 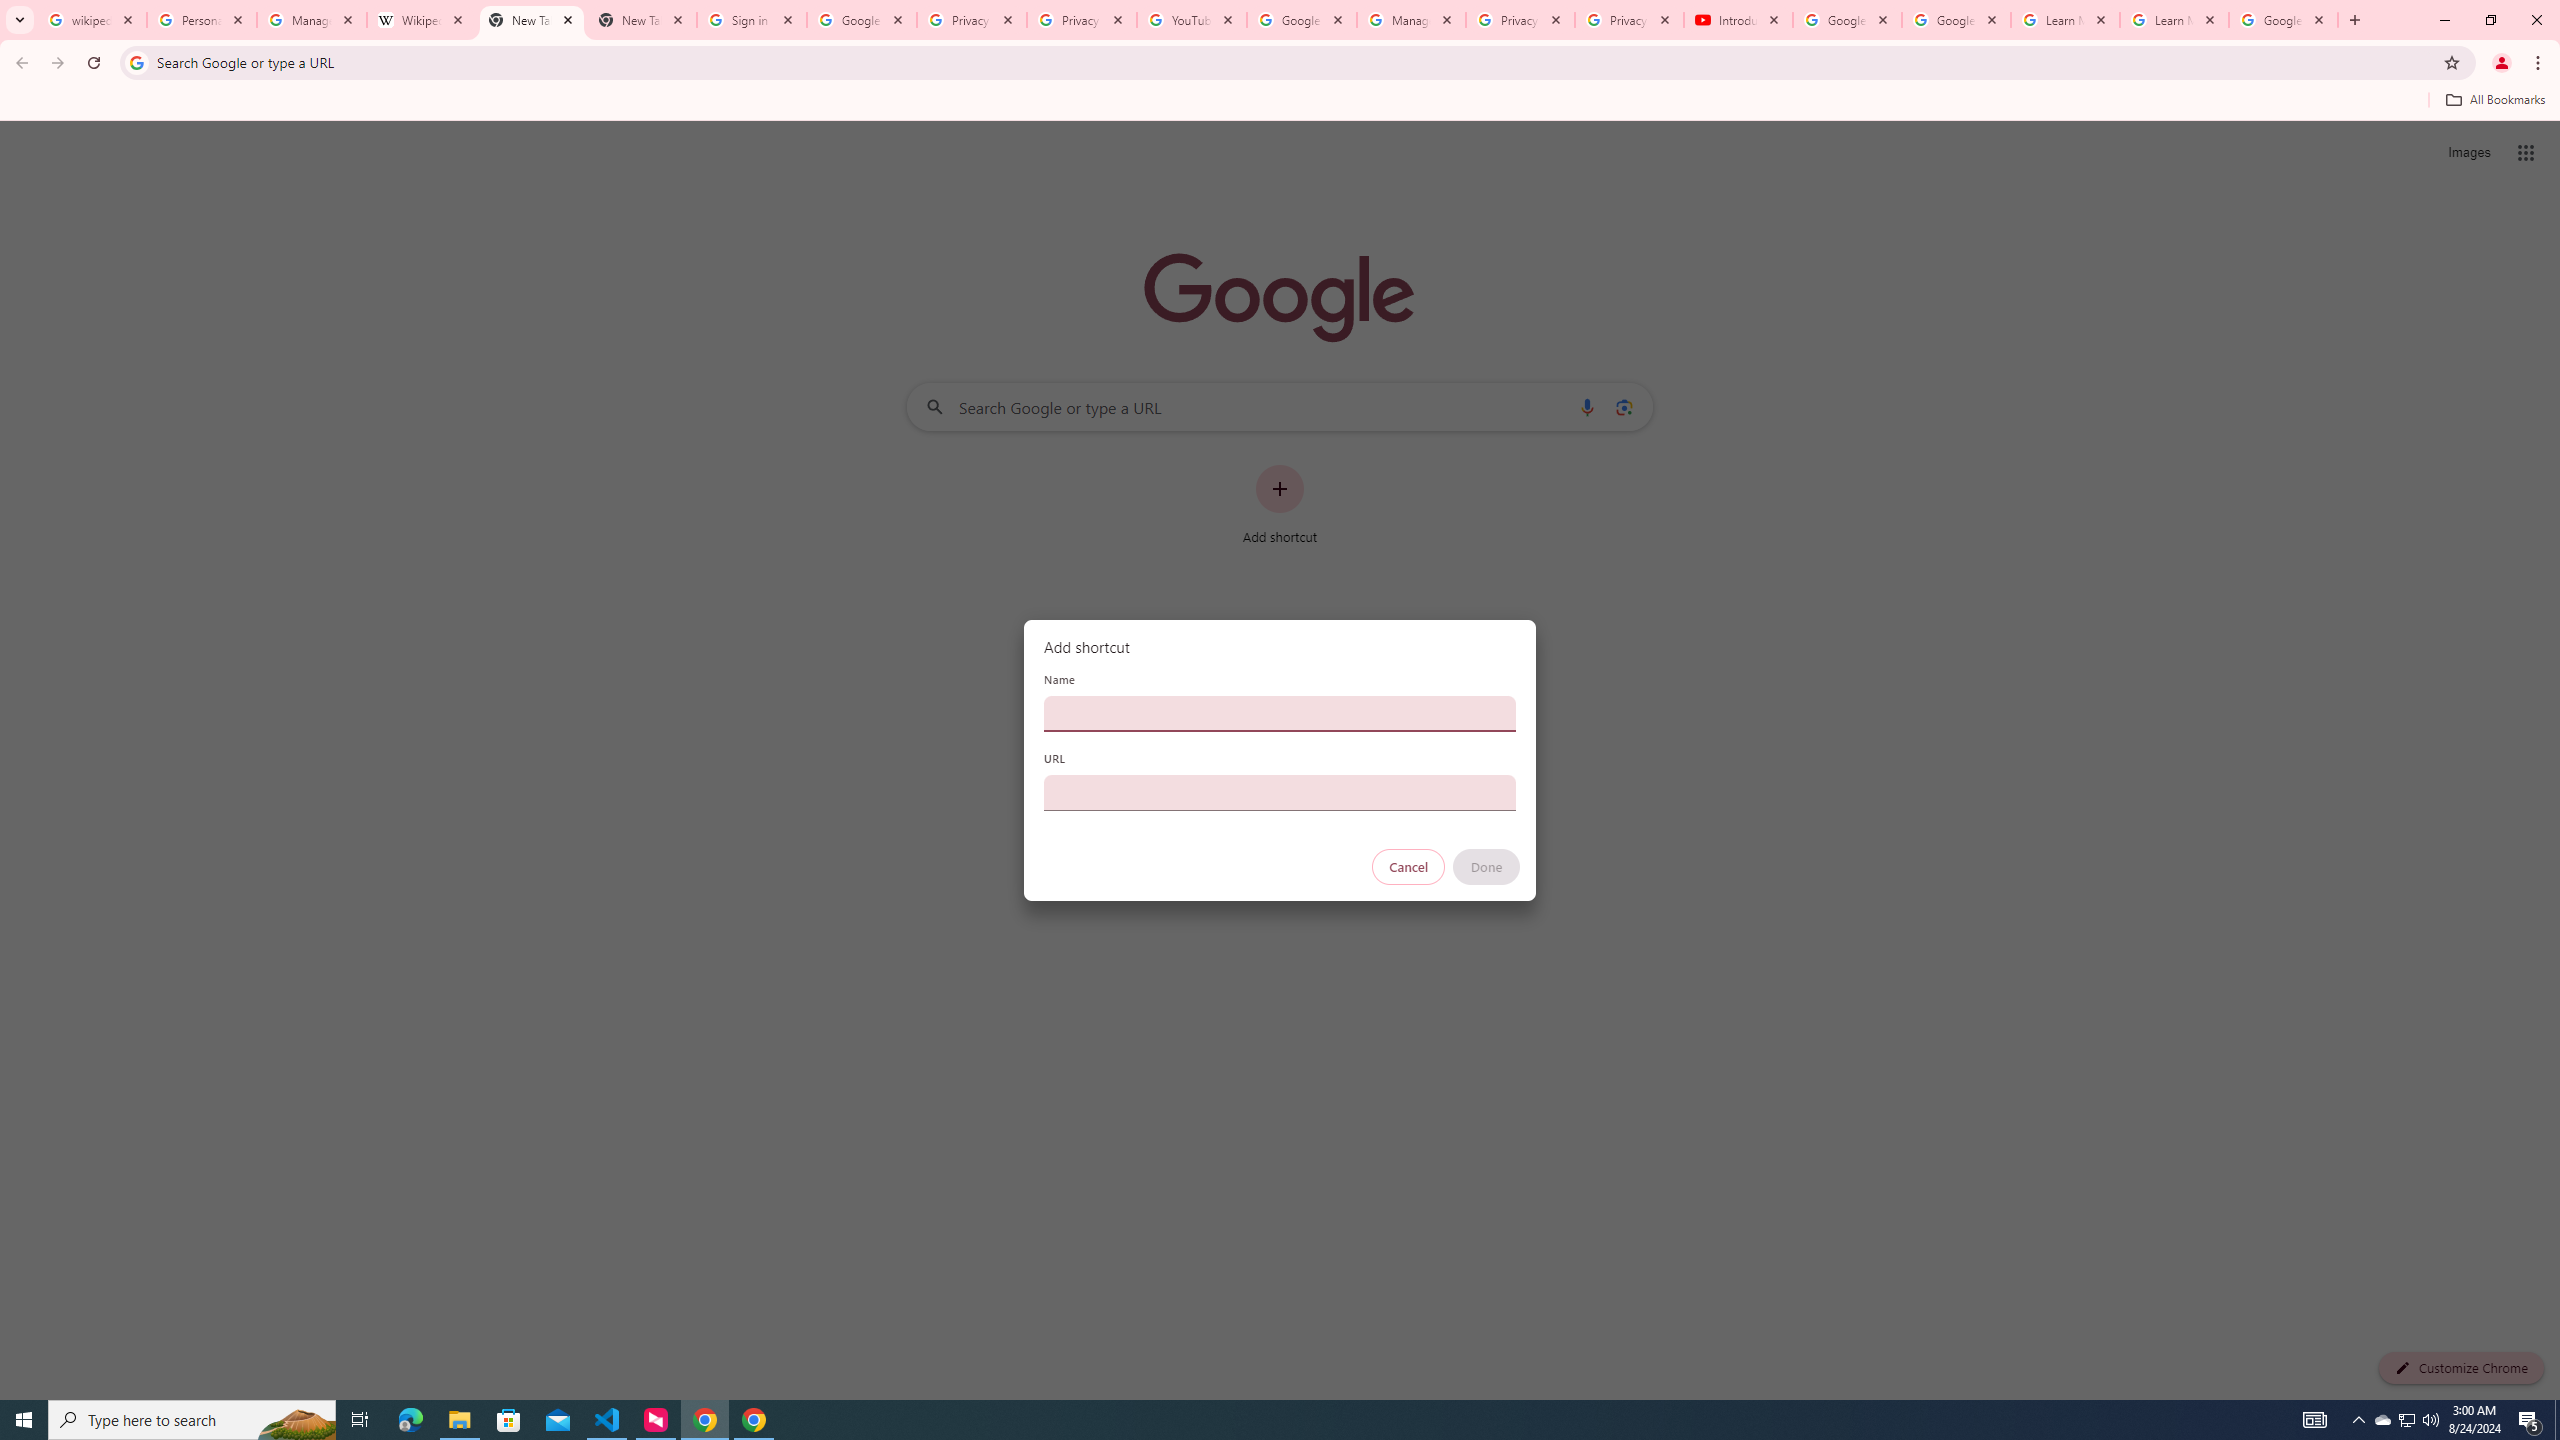 I want to click on 'Google Account Help', so click(x=1846, y=19).